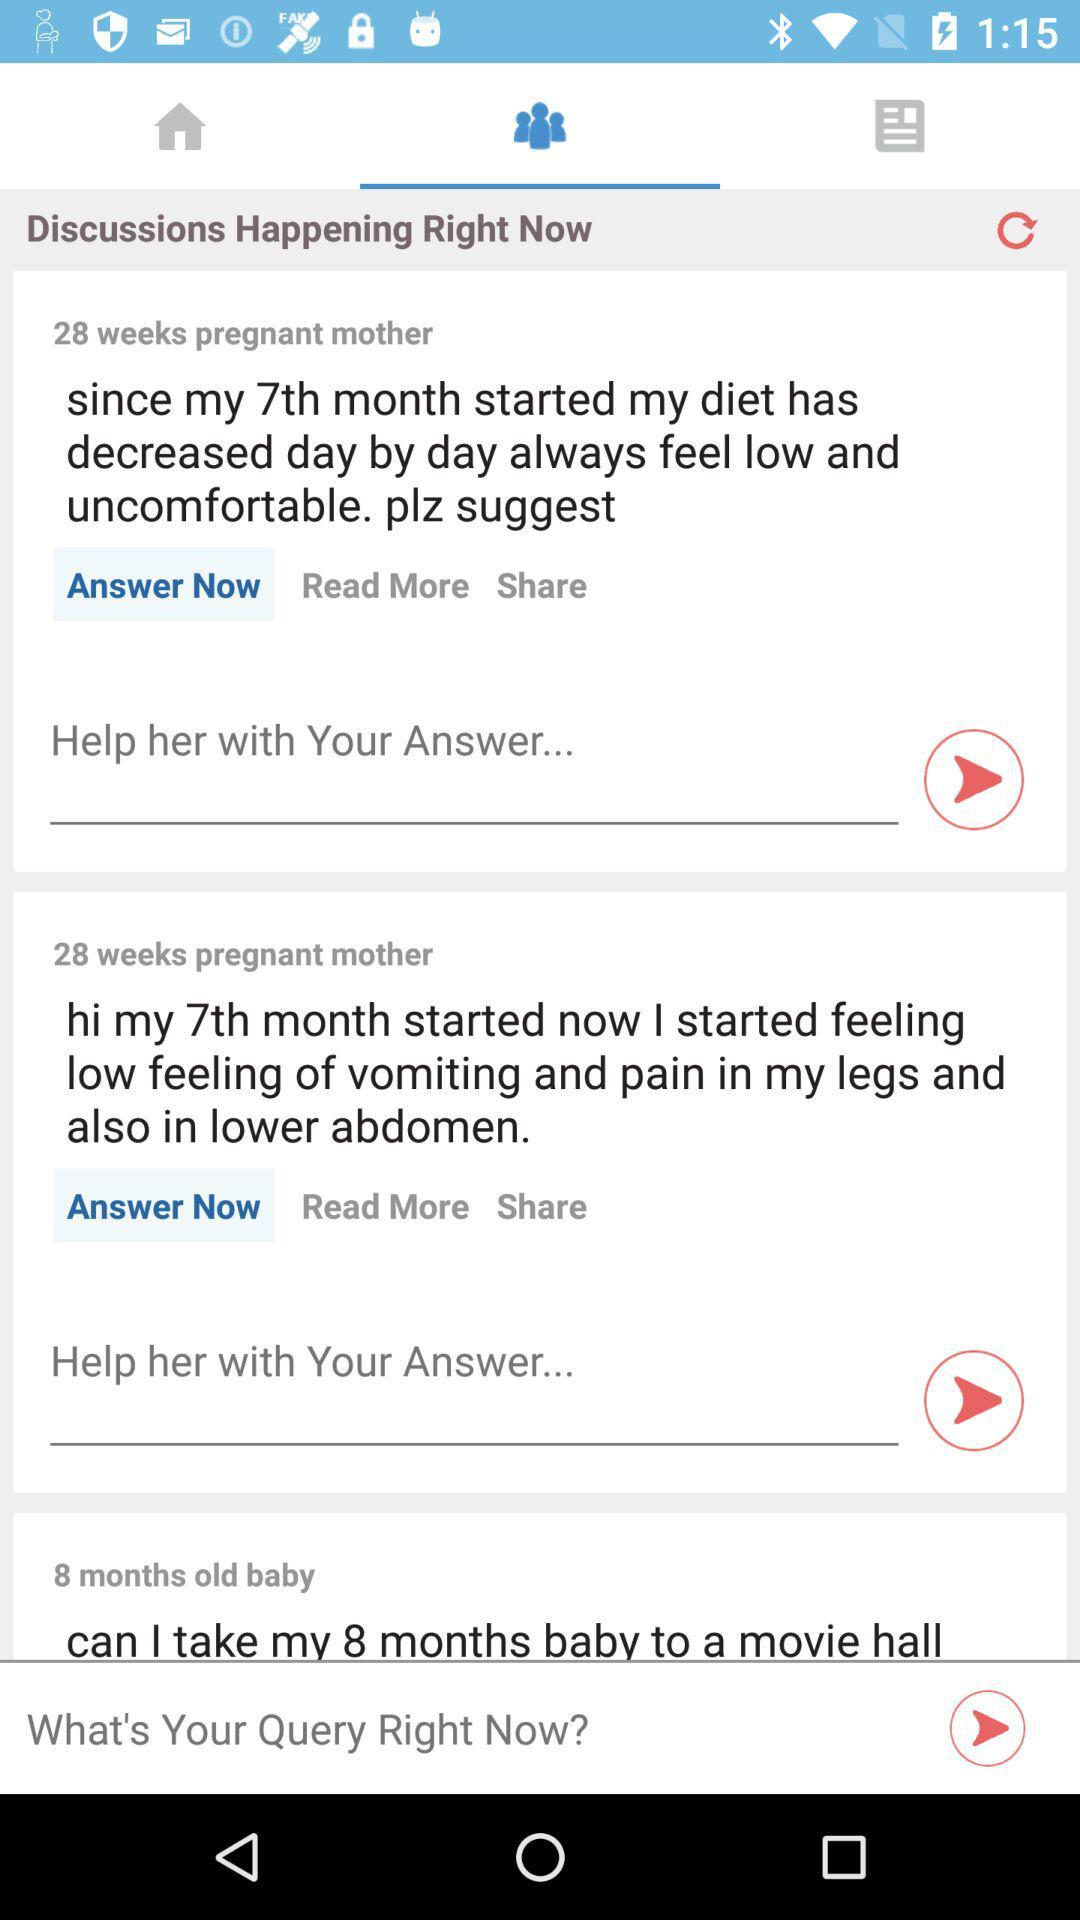 The image size is (1080, 1920). What do you see at coordinates (743, 930) in the screenshot?
I see `item to the right of 28 weeks pregnant icon` at bounding box center [743, 930].